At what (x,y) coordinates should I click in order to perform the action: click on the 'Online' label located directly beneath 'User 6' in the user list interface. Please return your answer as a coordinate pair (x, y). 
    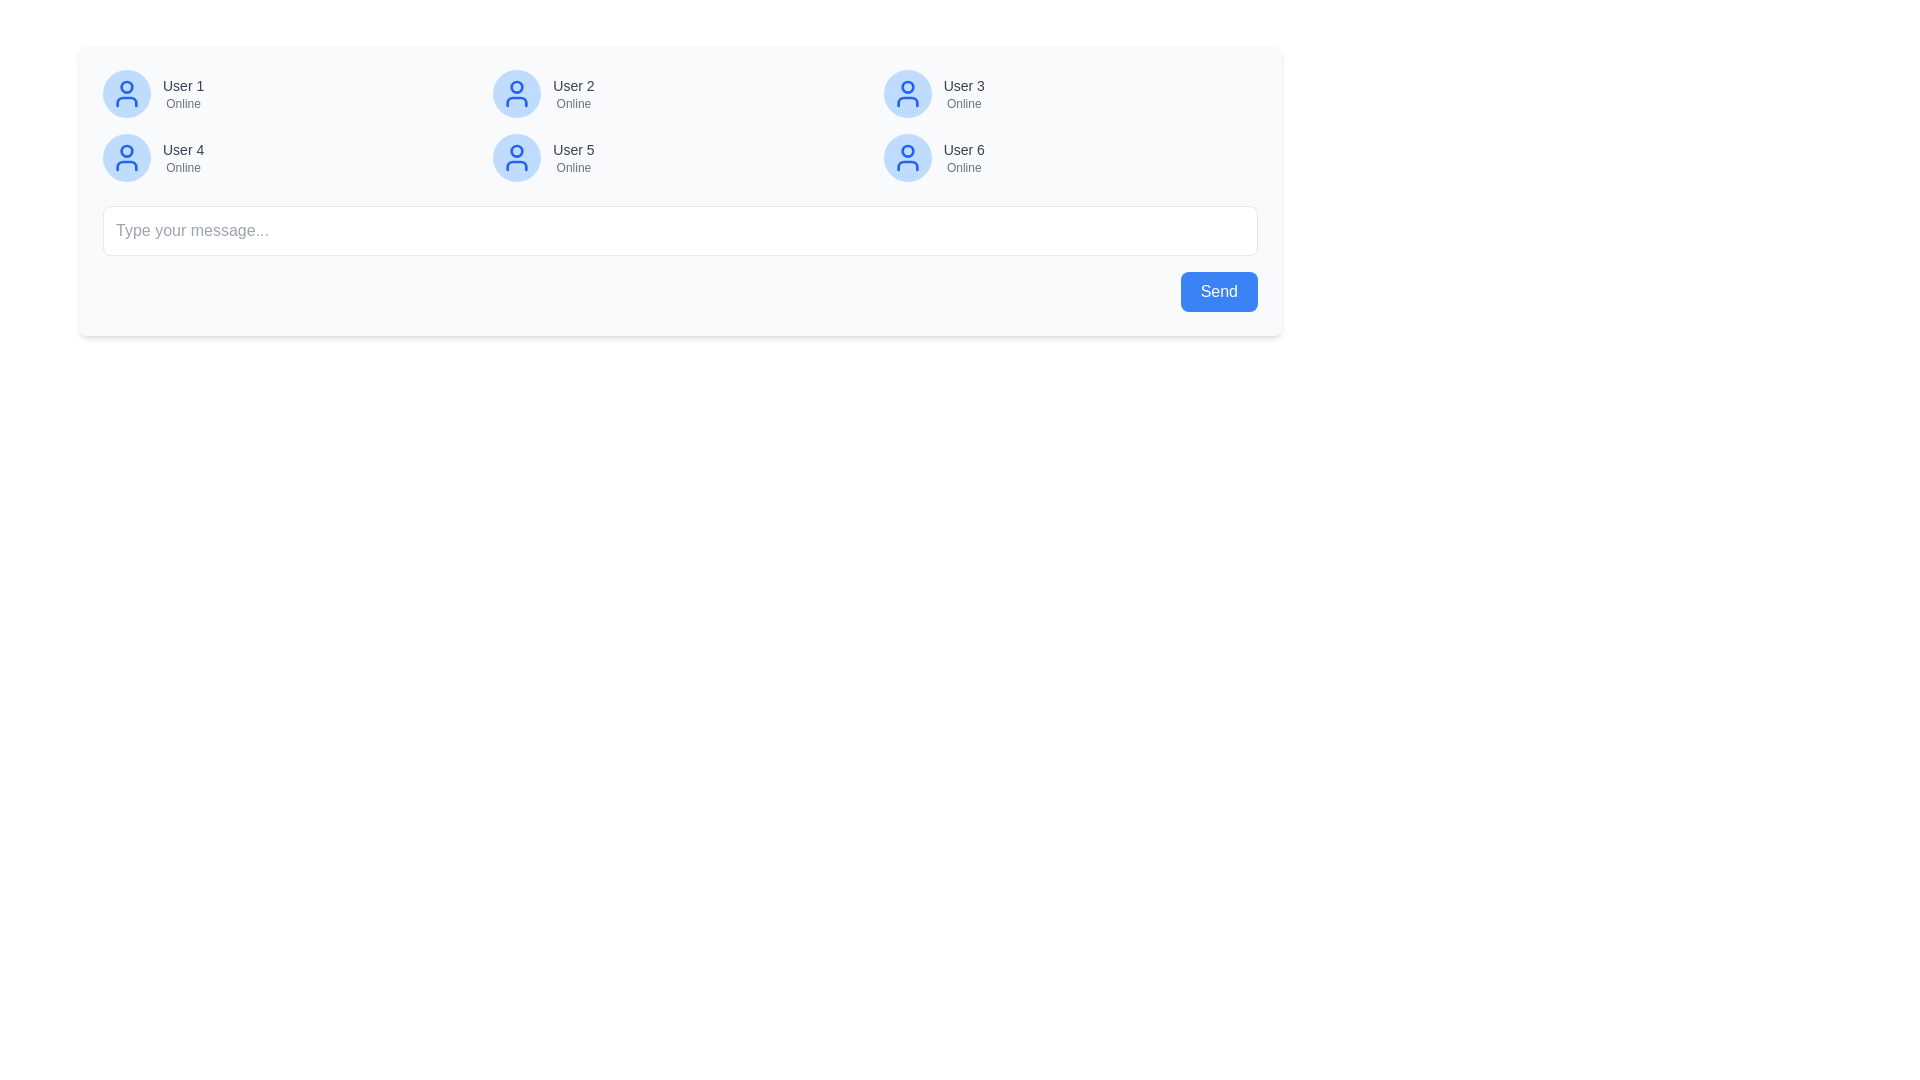
    Looking at the image, I should click on (964, 167).